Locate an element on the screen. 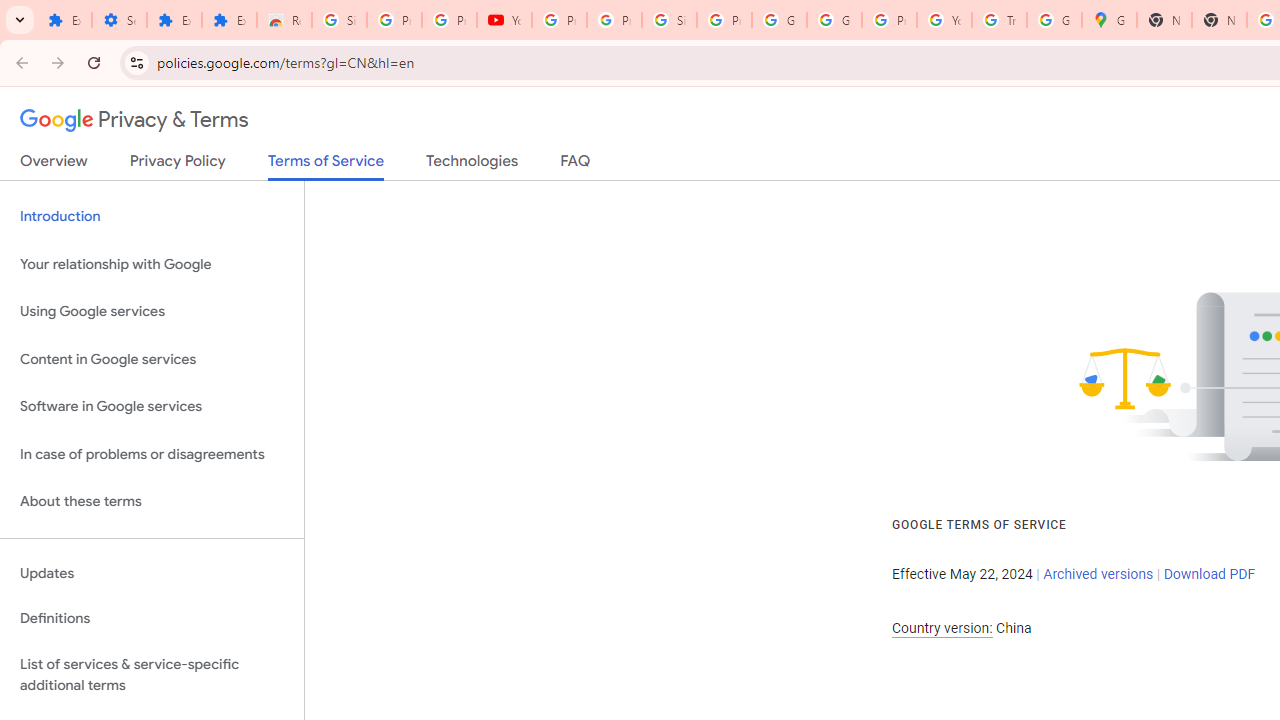 The image size is (1280, 720). 'Download PDF' is located at coordinates (1208, 574).